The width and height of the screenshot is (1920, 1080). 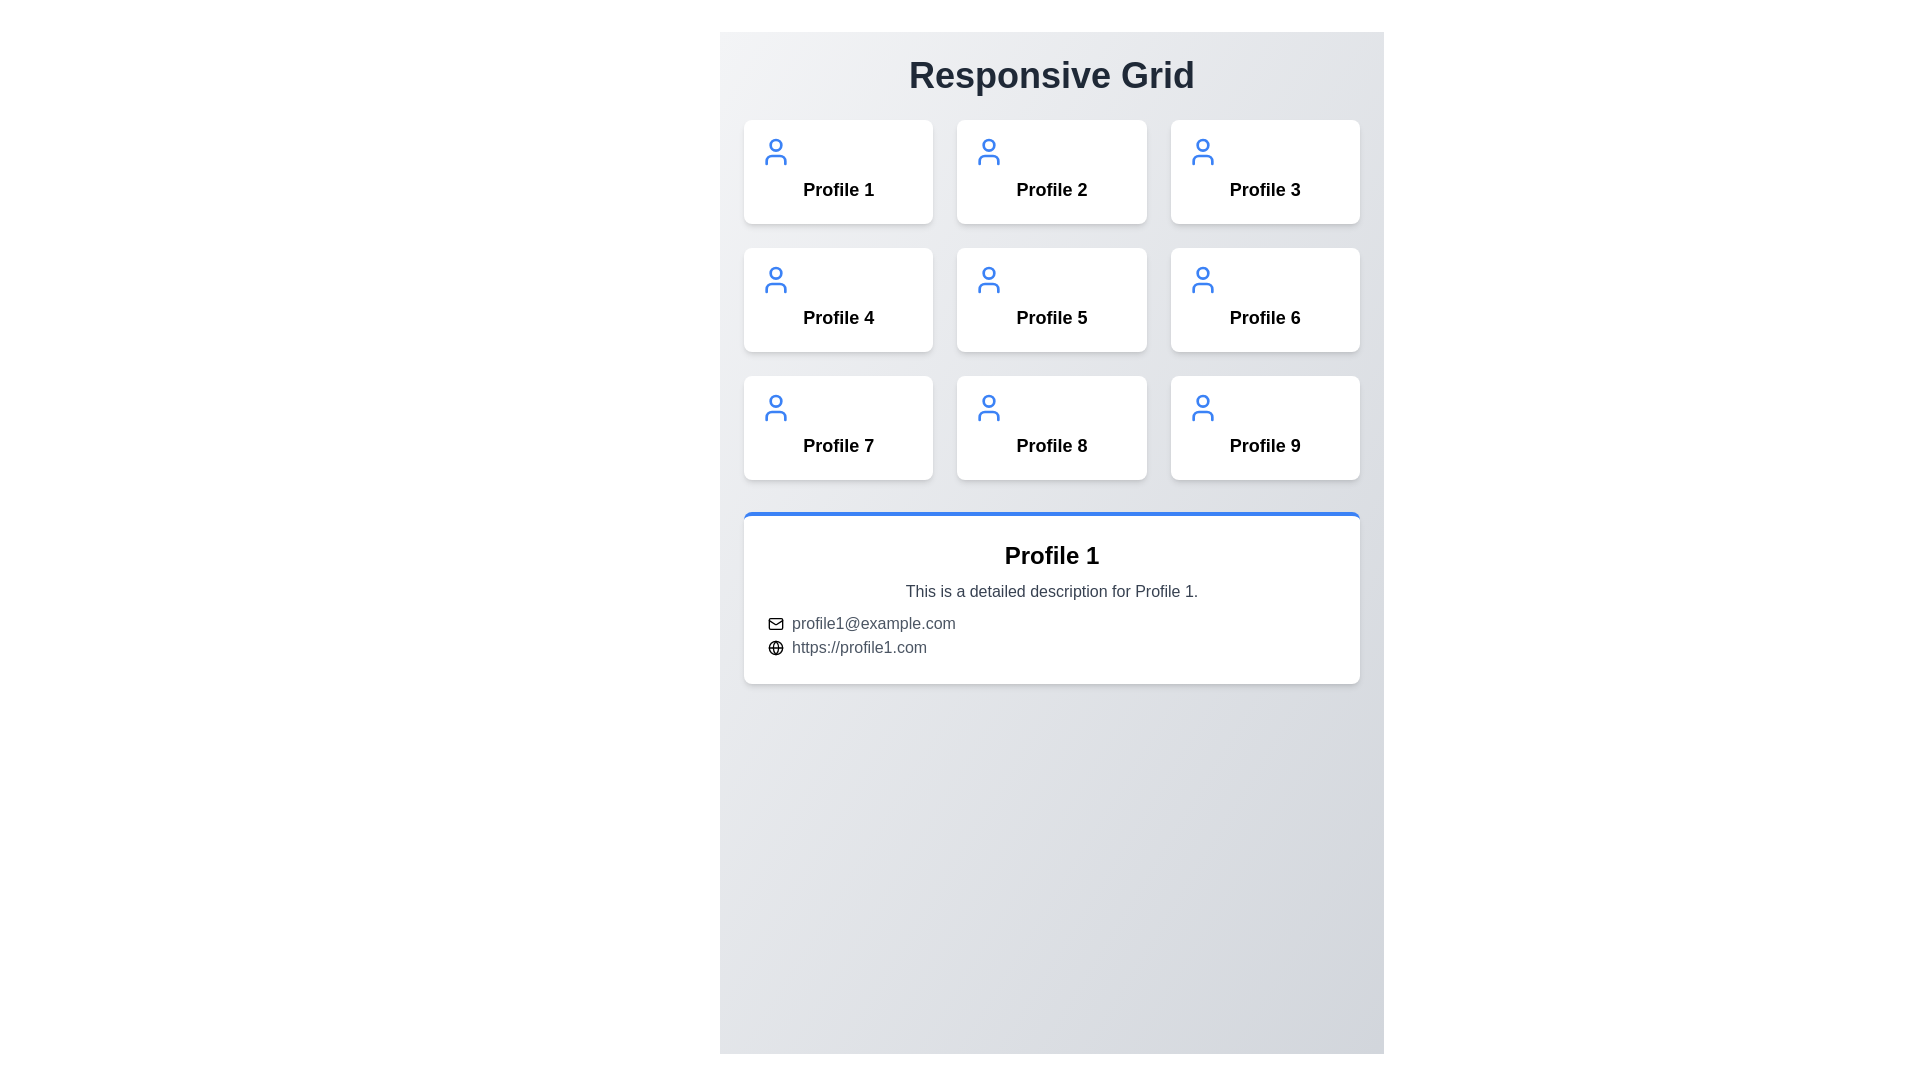 What do you see at coordinates (1264, 300) in the screenshot?
I see `the card with a white background and a blue user silhouette icon labeled 'Profile 6', located in the second row and third column of the grid under 'Responsive Grid'` at bounding box center [1264, 300].